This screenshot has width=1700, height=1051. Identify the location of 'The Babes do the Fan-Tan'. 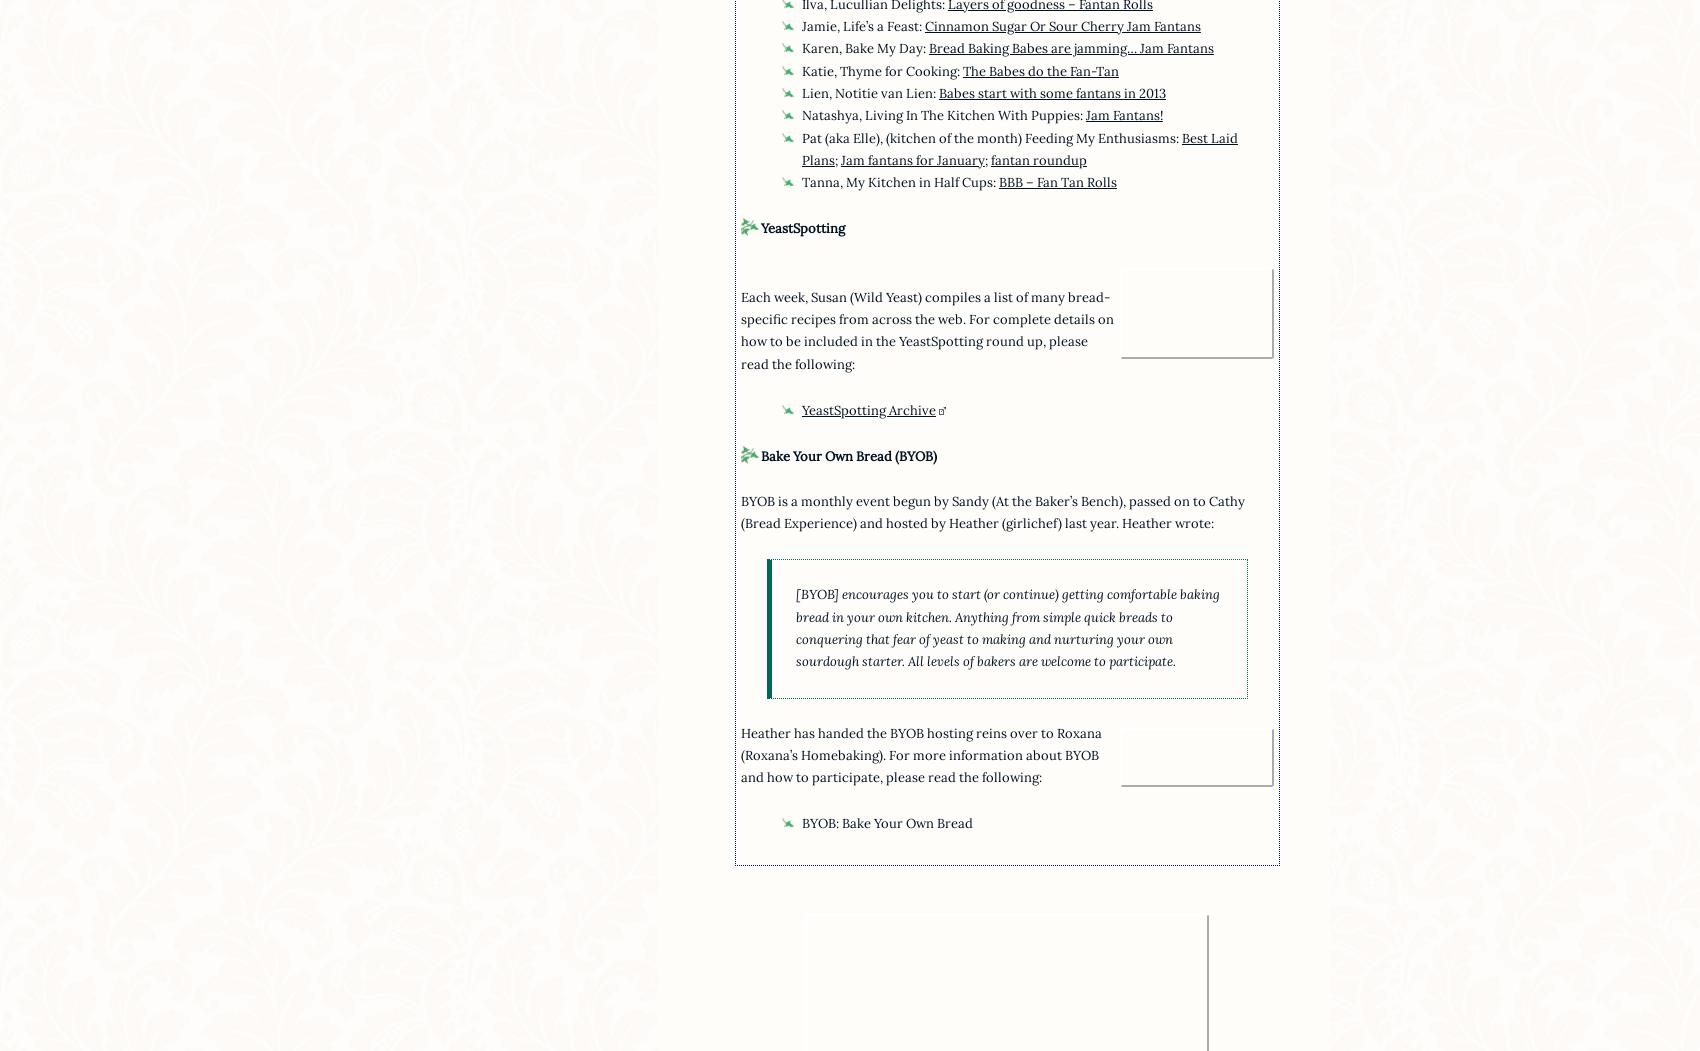
(1039, 69).